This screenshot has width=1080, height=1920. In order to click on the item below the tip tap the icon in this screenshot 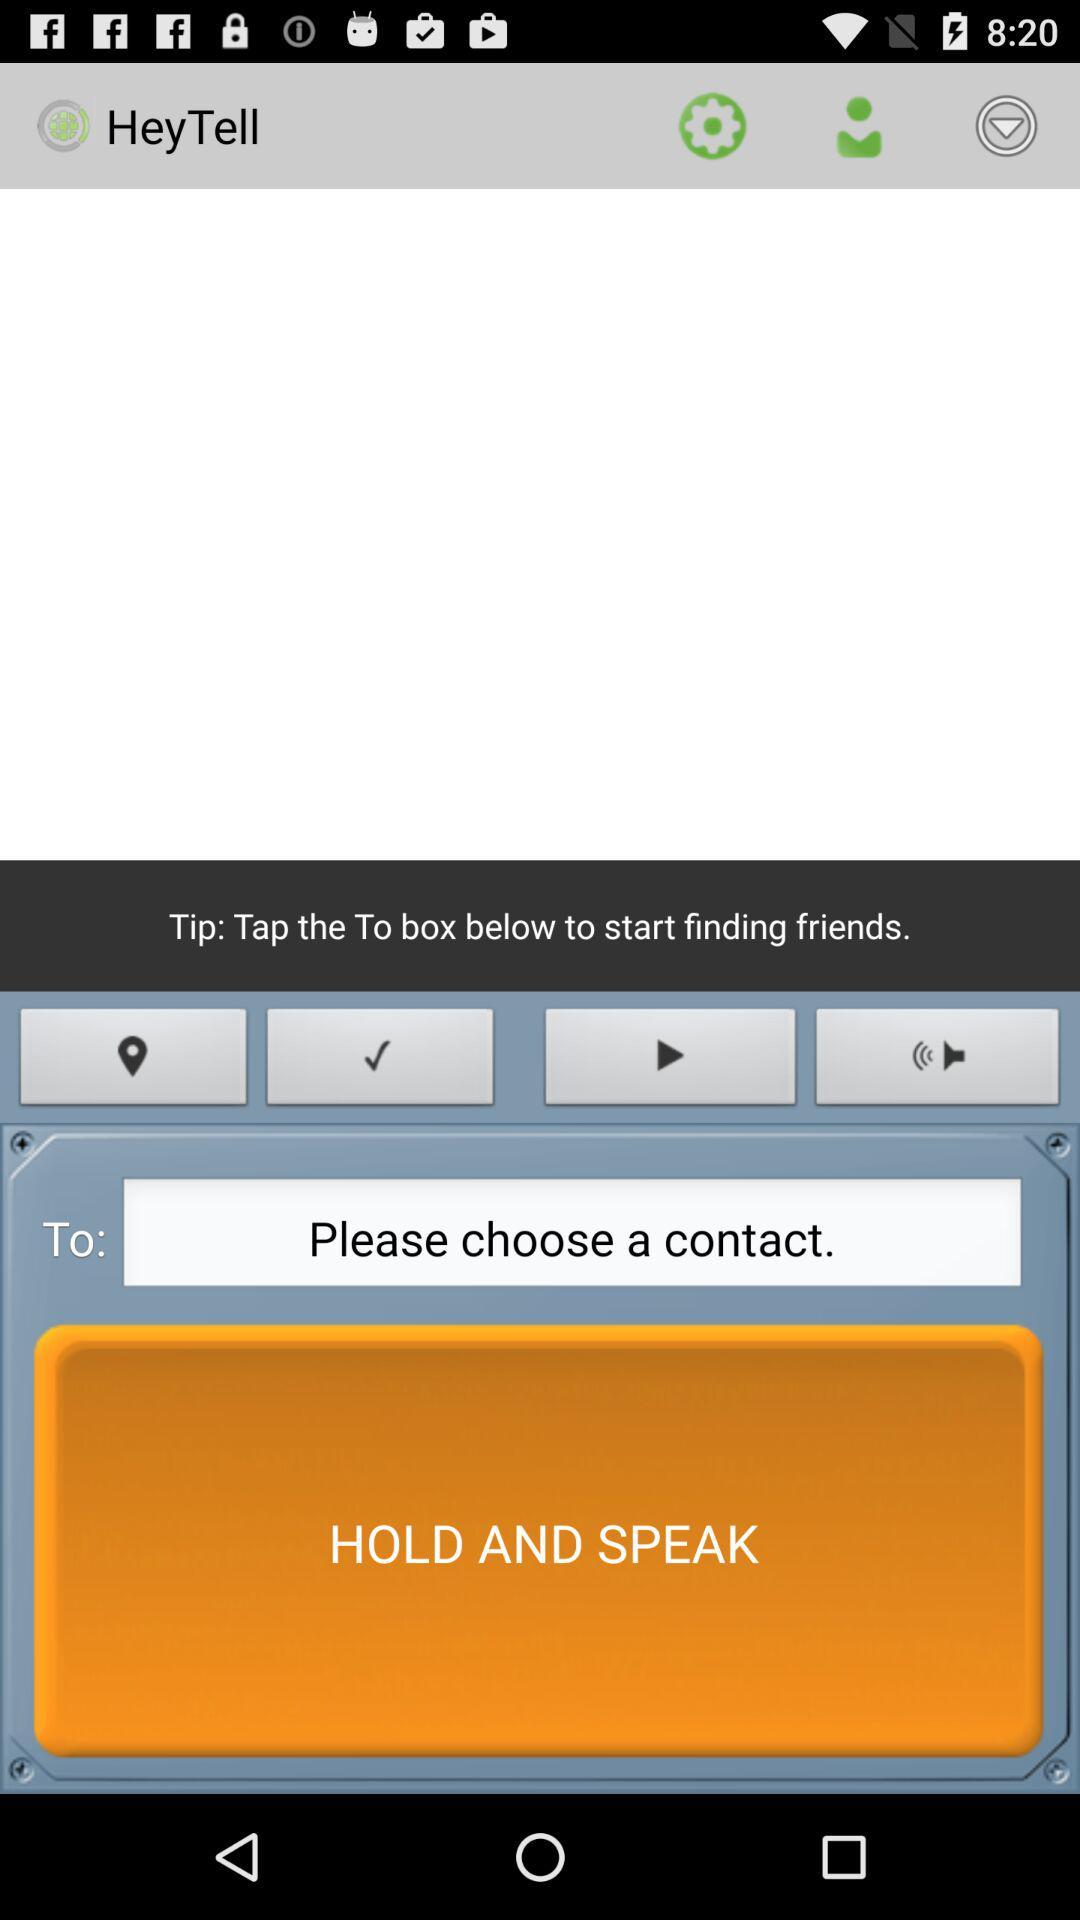, I will do `click(133, 1061)`.